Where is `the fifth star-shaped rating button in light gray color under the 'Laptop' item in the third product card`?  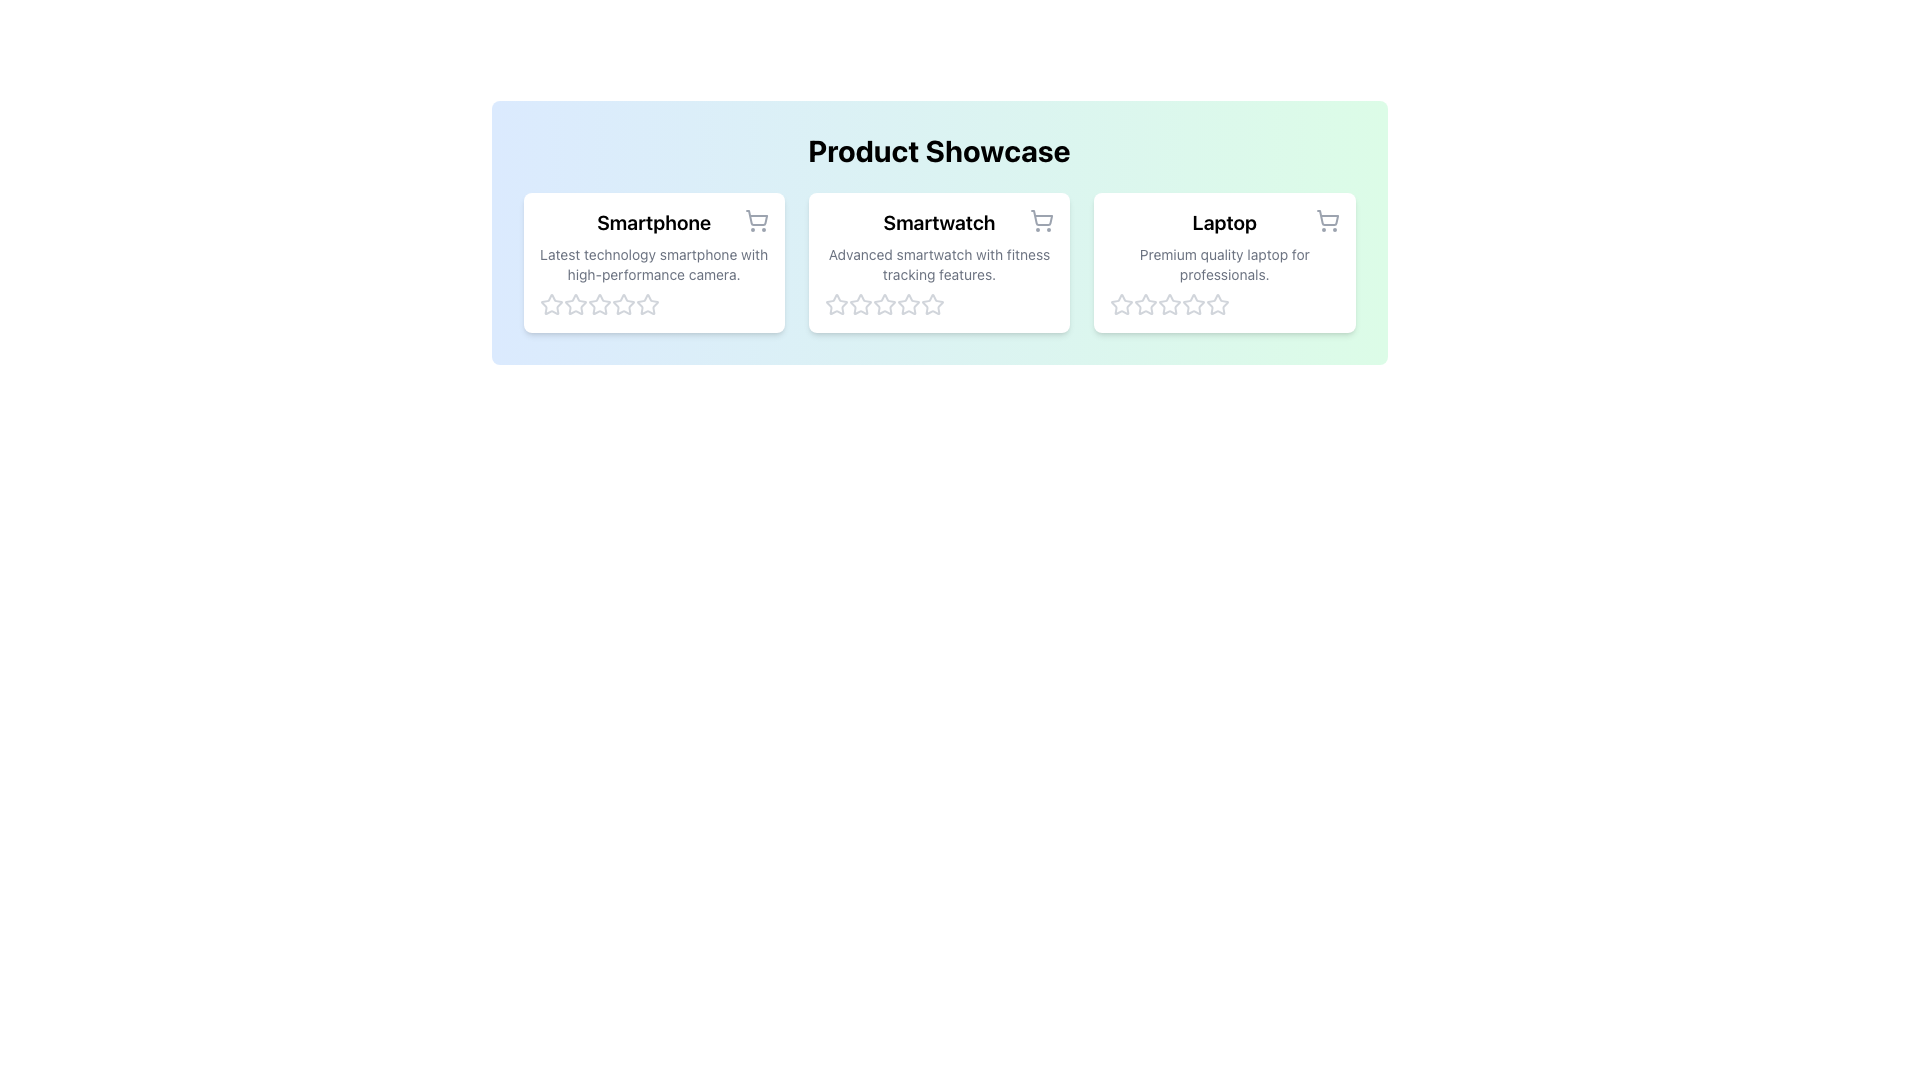 the fifth star-shaped rating button in light gray color under the 'Laptop' item in the third product card is located at coordinates (1217, 304).